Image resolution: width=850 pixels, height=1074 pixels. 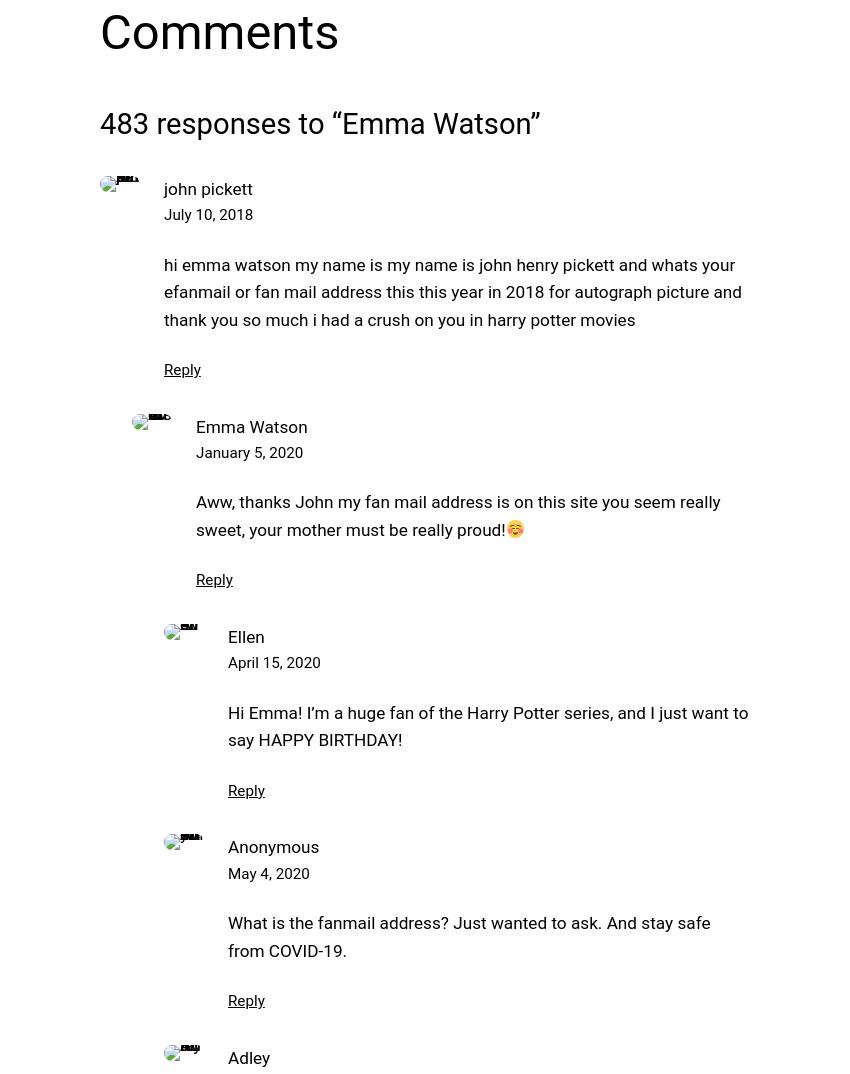 I want to click on 'Aww, thanks  John  my fan mail address is on this site you seem really sweet, your mother must be really proud!', so click(x=195, y=515).